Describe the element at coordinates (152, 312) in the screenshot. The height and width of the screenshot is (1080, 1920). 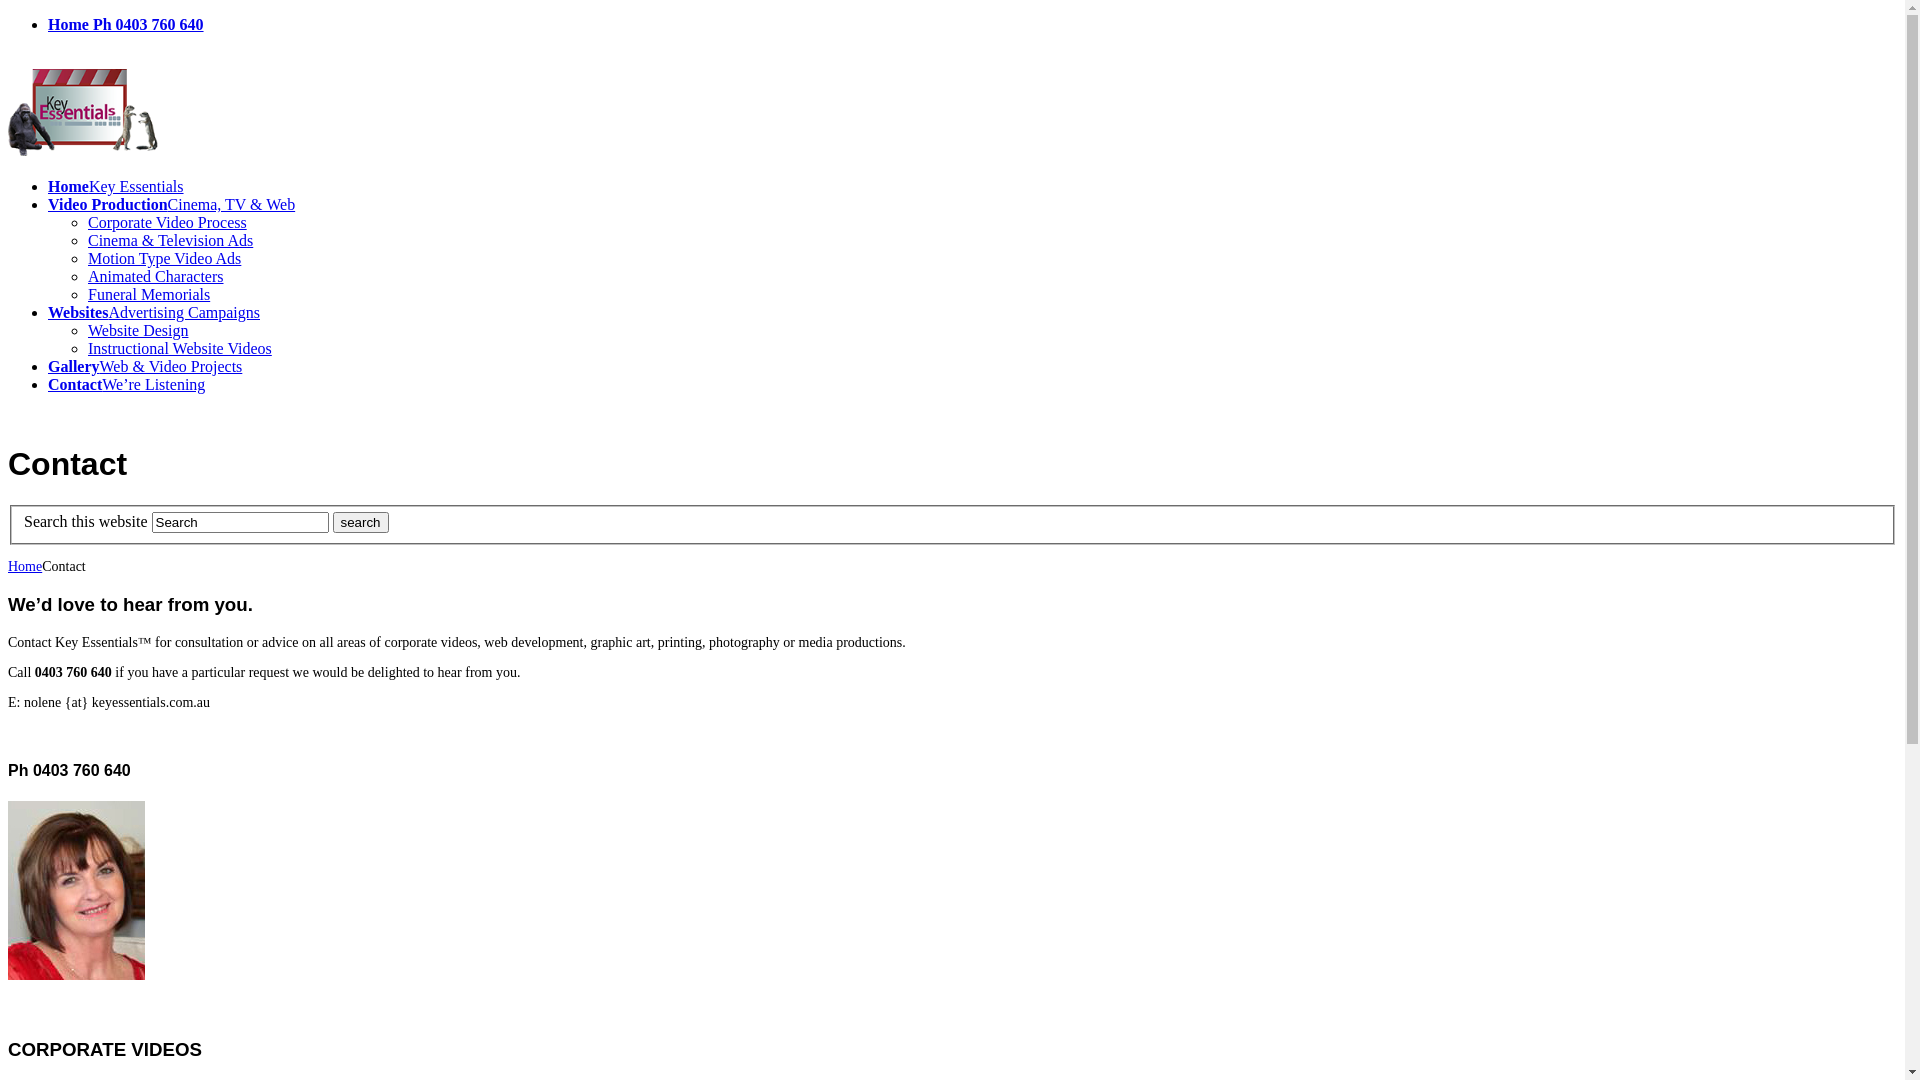
I see `'WebsitesAdvertising Campaigns'` at that location.